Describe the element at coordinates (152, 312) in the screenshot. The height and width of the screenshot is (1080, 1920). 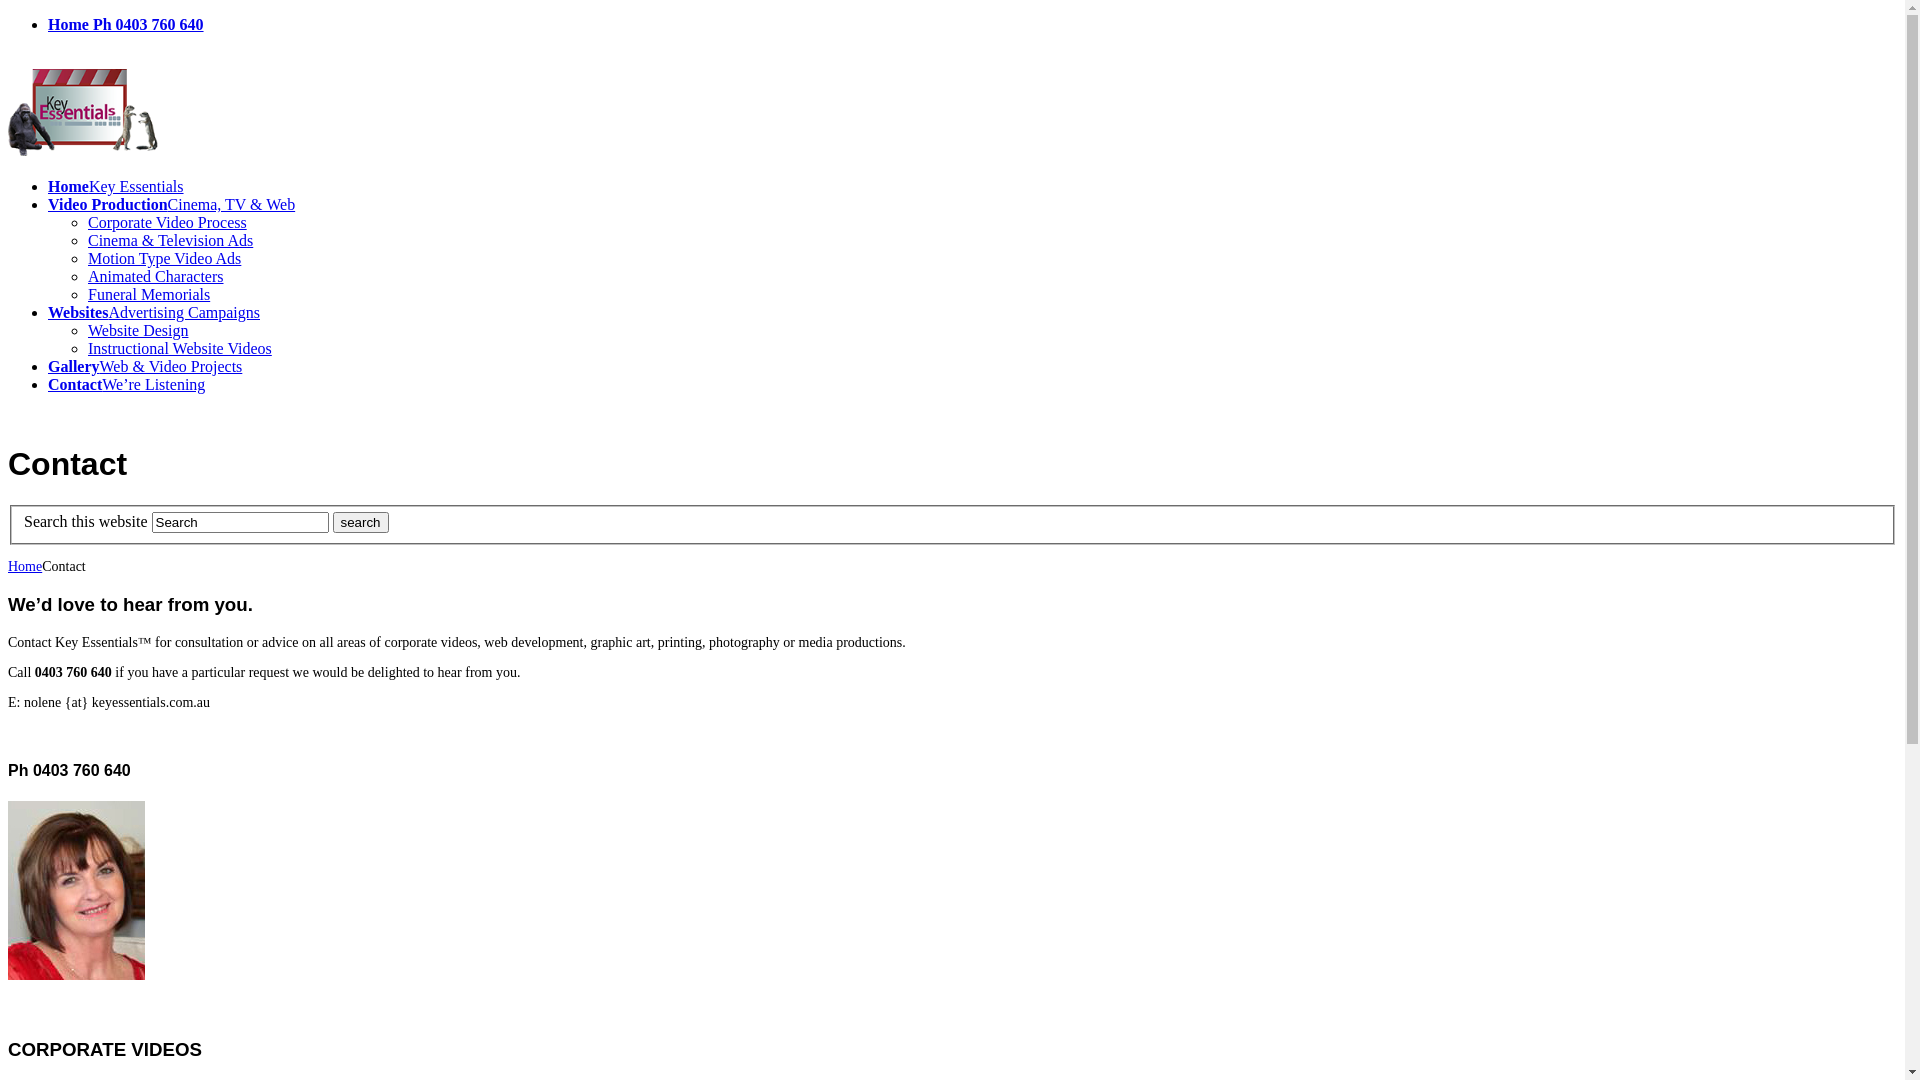
I see `'WebsitesAdvertising Campaigns'` at that location.